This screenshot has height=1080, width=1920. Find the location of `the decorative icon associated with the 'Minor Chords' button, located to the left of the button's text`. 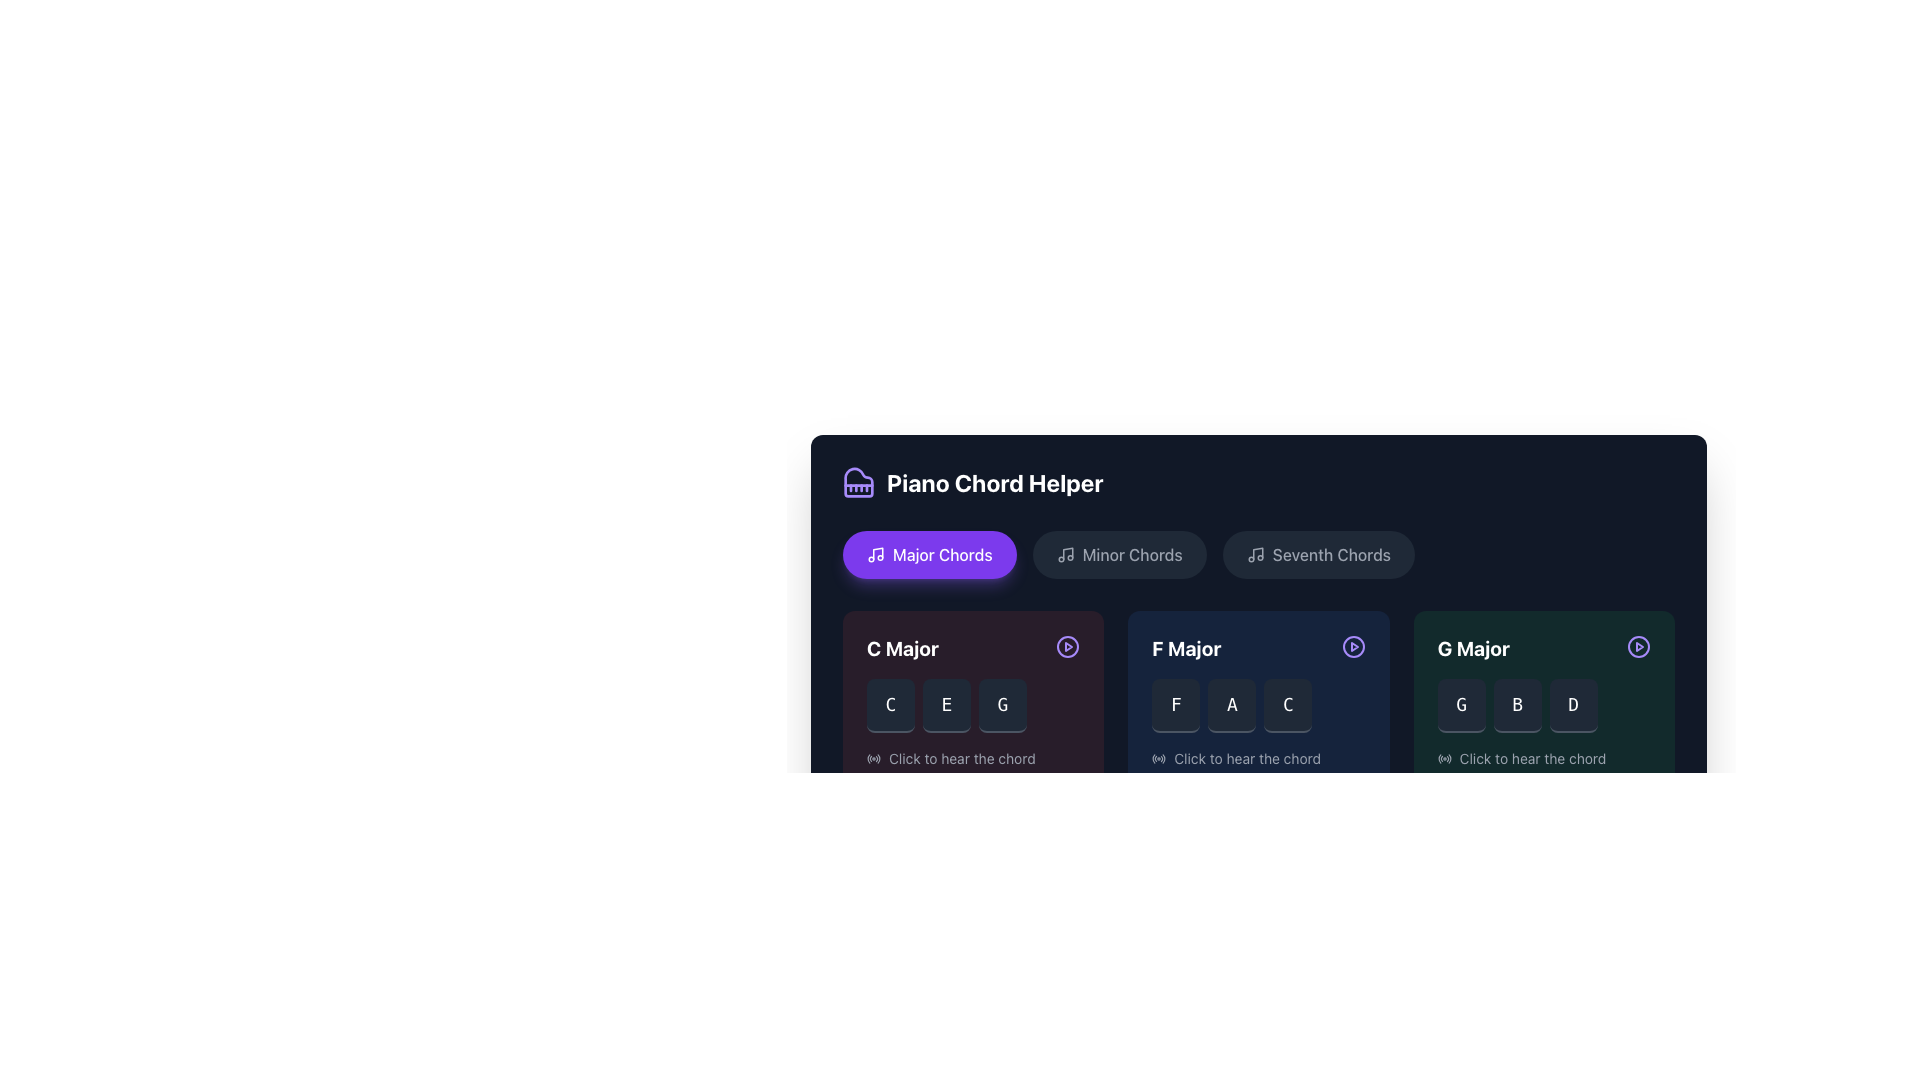

the decorative icon associated with the 'Minor Chords' button, located to the left of the button's text is located at coordinates (1064, 555).